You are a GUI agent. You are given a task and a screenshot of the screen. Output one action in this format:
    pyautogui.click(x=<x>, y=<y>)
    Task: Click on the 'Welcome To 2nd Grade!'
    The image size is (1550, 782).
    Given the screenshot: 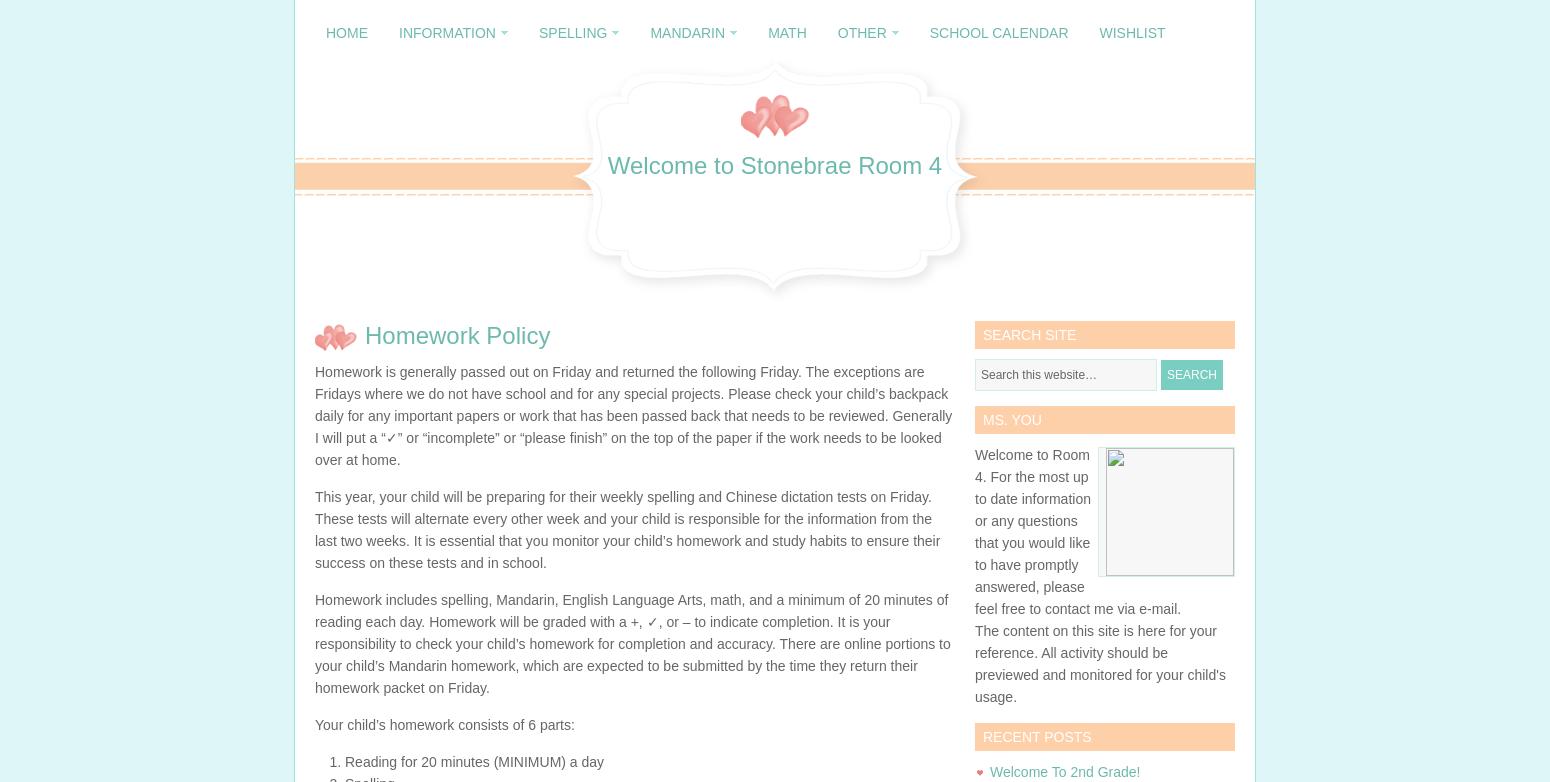 What is the action you would take?
    pyautogui.click(x=988, y=770)
    